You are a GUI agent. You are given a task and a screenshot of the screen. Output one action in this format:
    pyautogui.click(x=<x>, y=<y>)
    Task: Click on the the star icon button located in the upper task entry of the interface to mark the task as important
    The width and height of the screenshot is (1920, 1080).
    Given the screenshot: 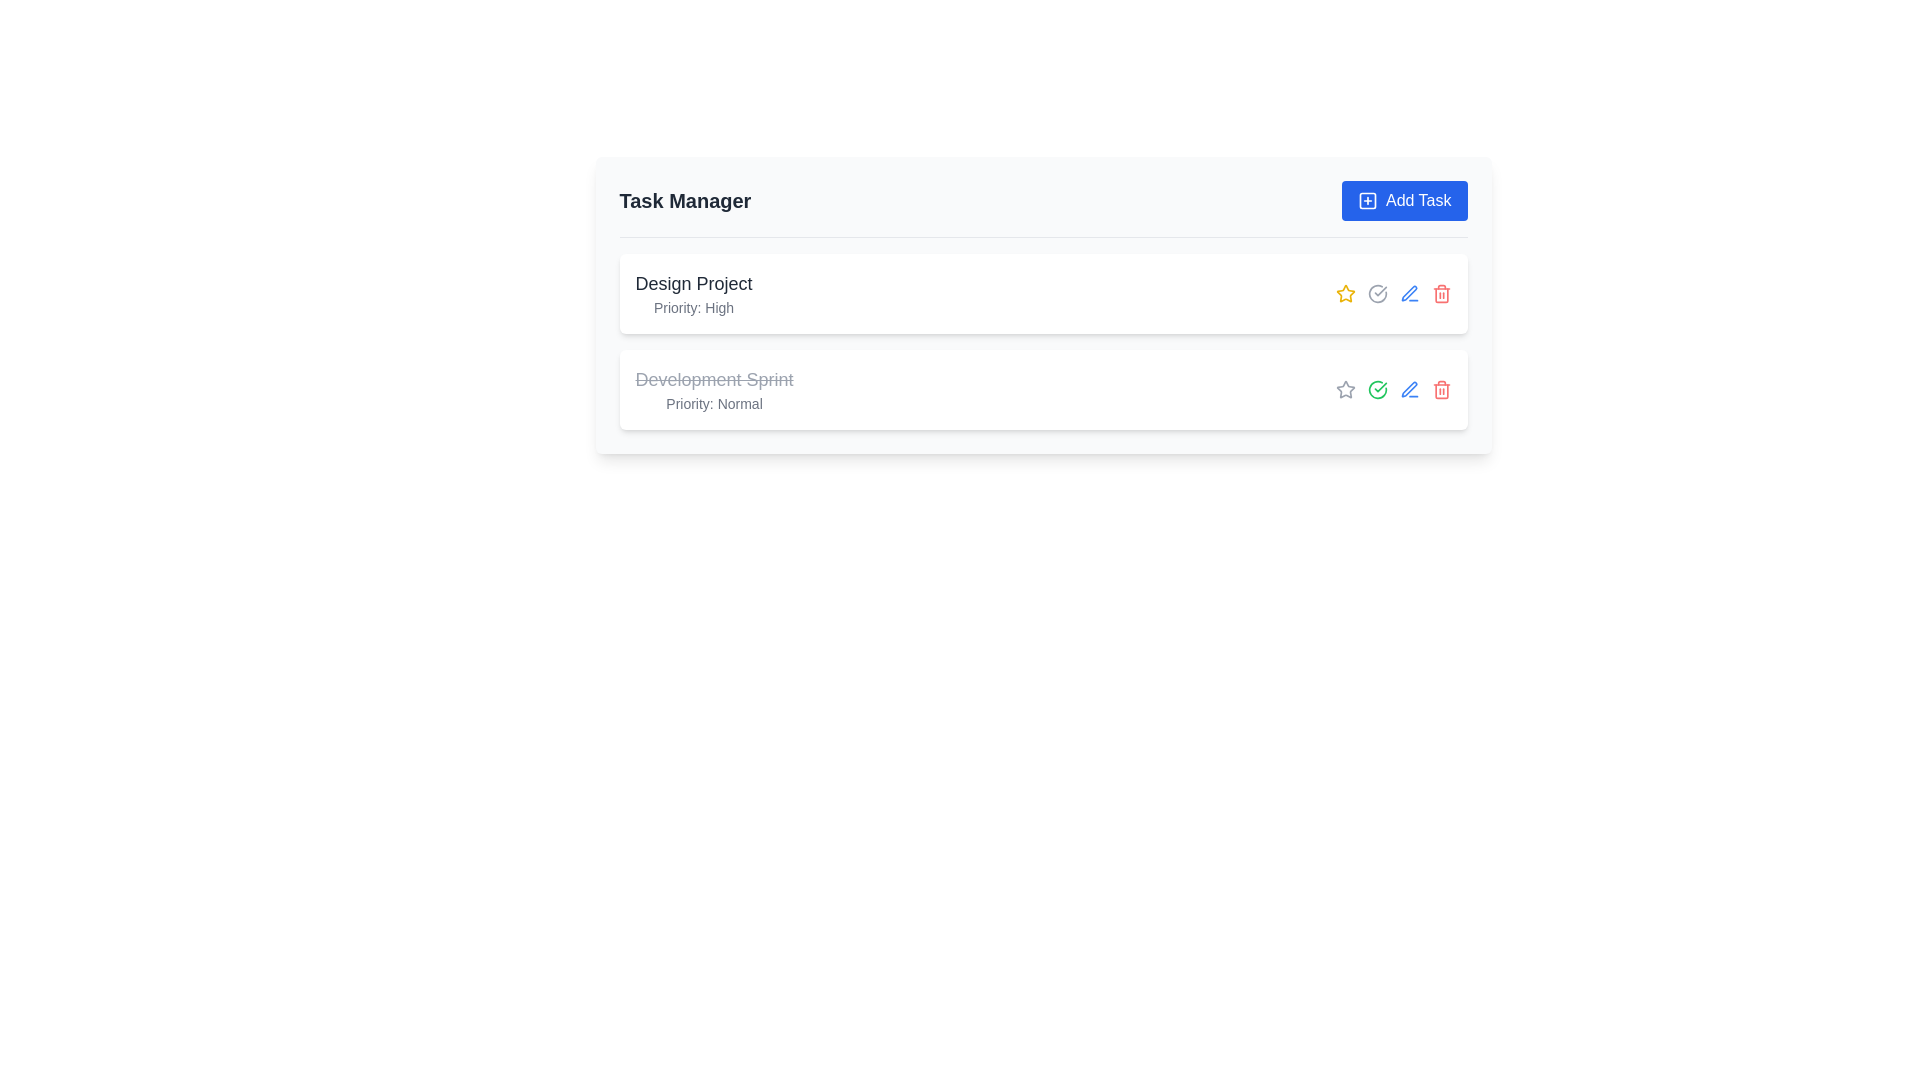 What is the action you would take?
    pyautogui.click(x=1344, y=293)
    